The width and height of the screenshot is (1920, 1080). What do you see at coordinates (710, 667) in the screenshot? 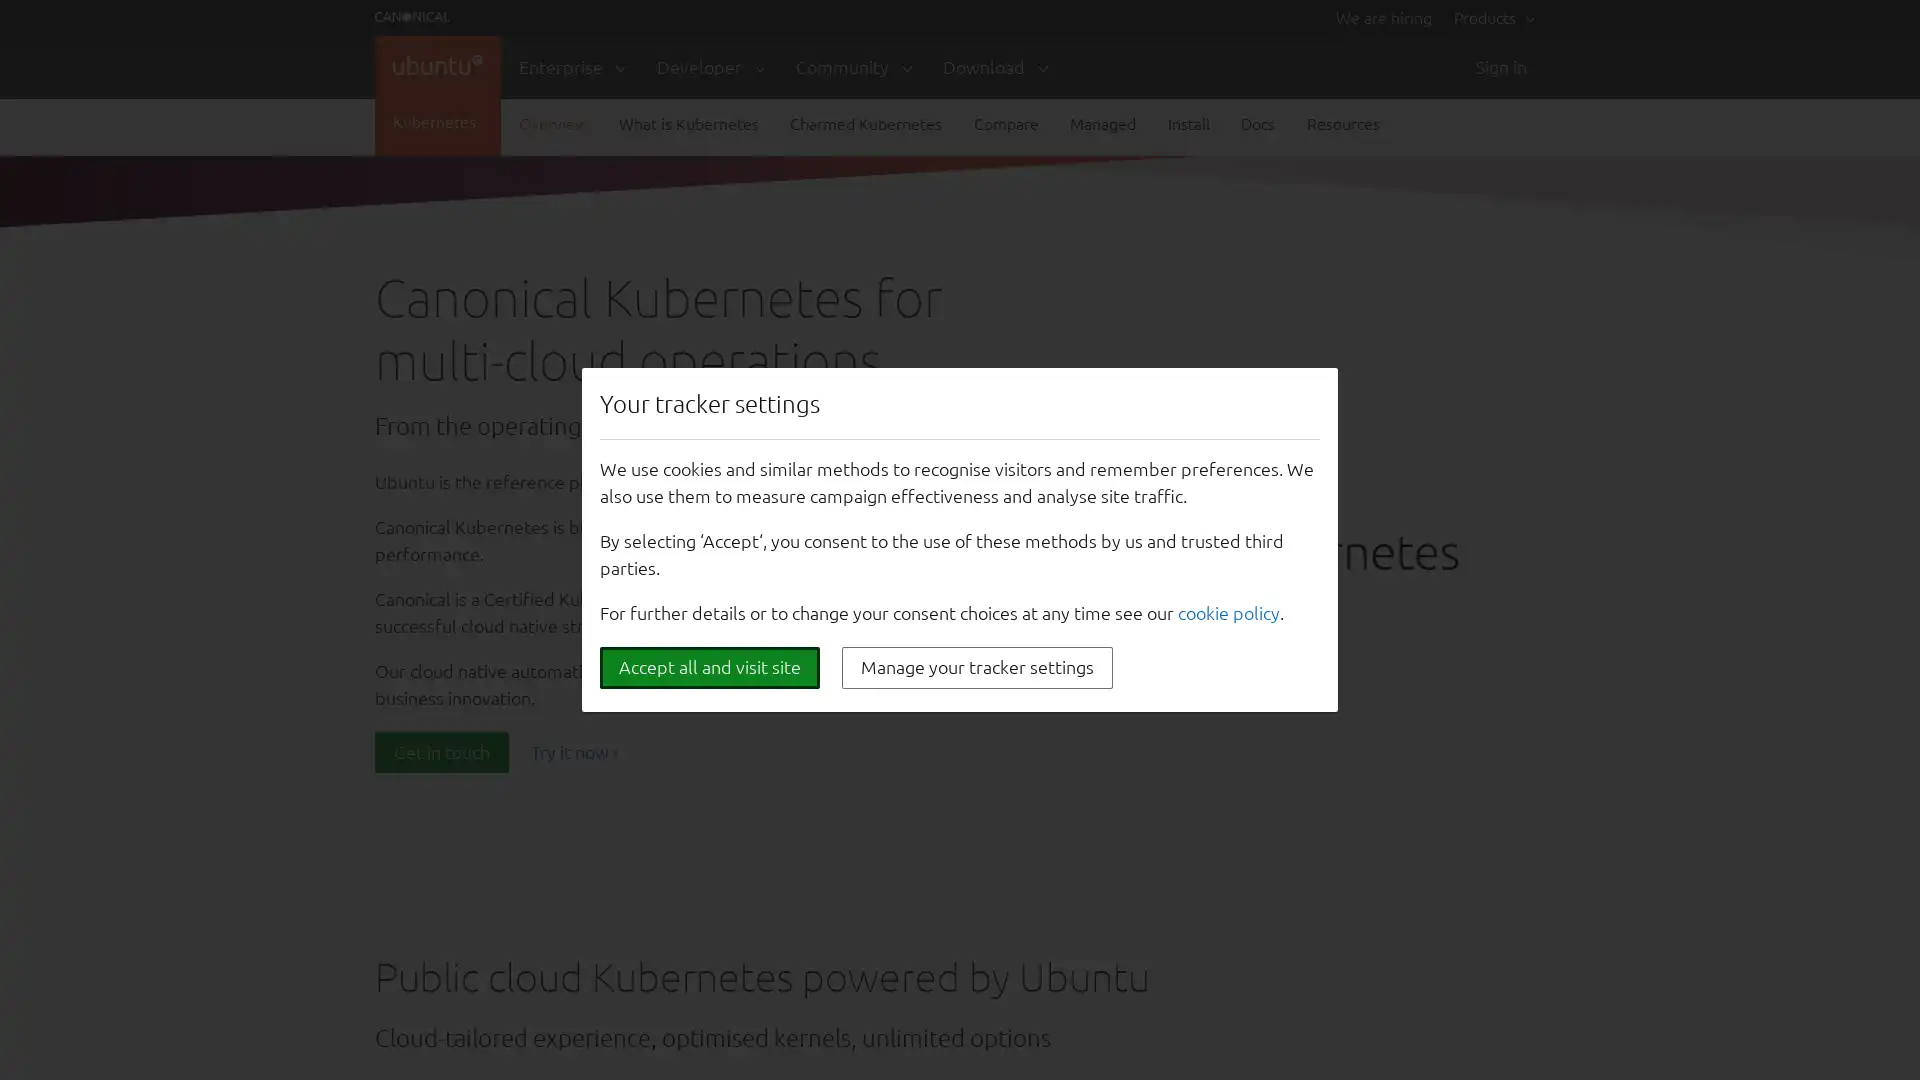
I see `Accept all and visit site` at bounding box center [710, 667].